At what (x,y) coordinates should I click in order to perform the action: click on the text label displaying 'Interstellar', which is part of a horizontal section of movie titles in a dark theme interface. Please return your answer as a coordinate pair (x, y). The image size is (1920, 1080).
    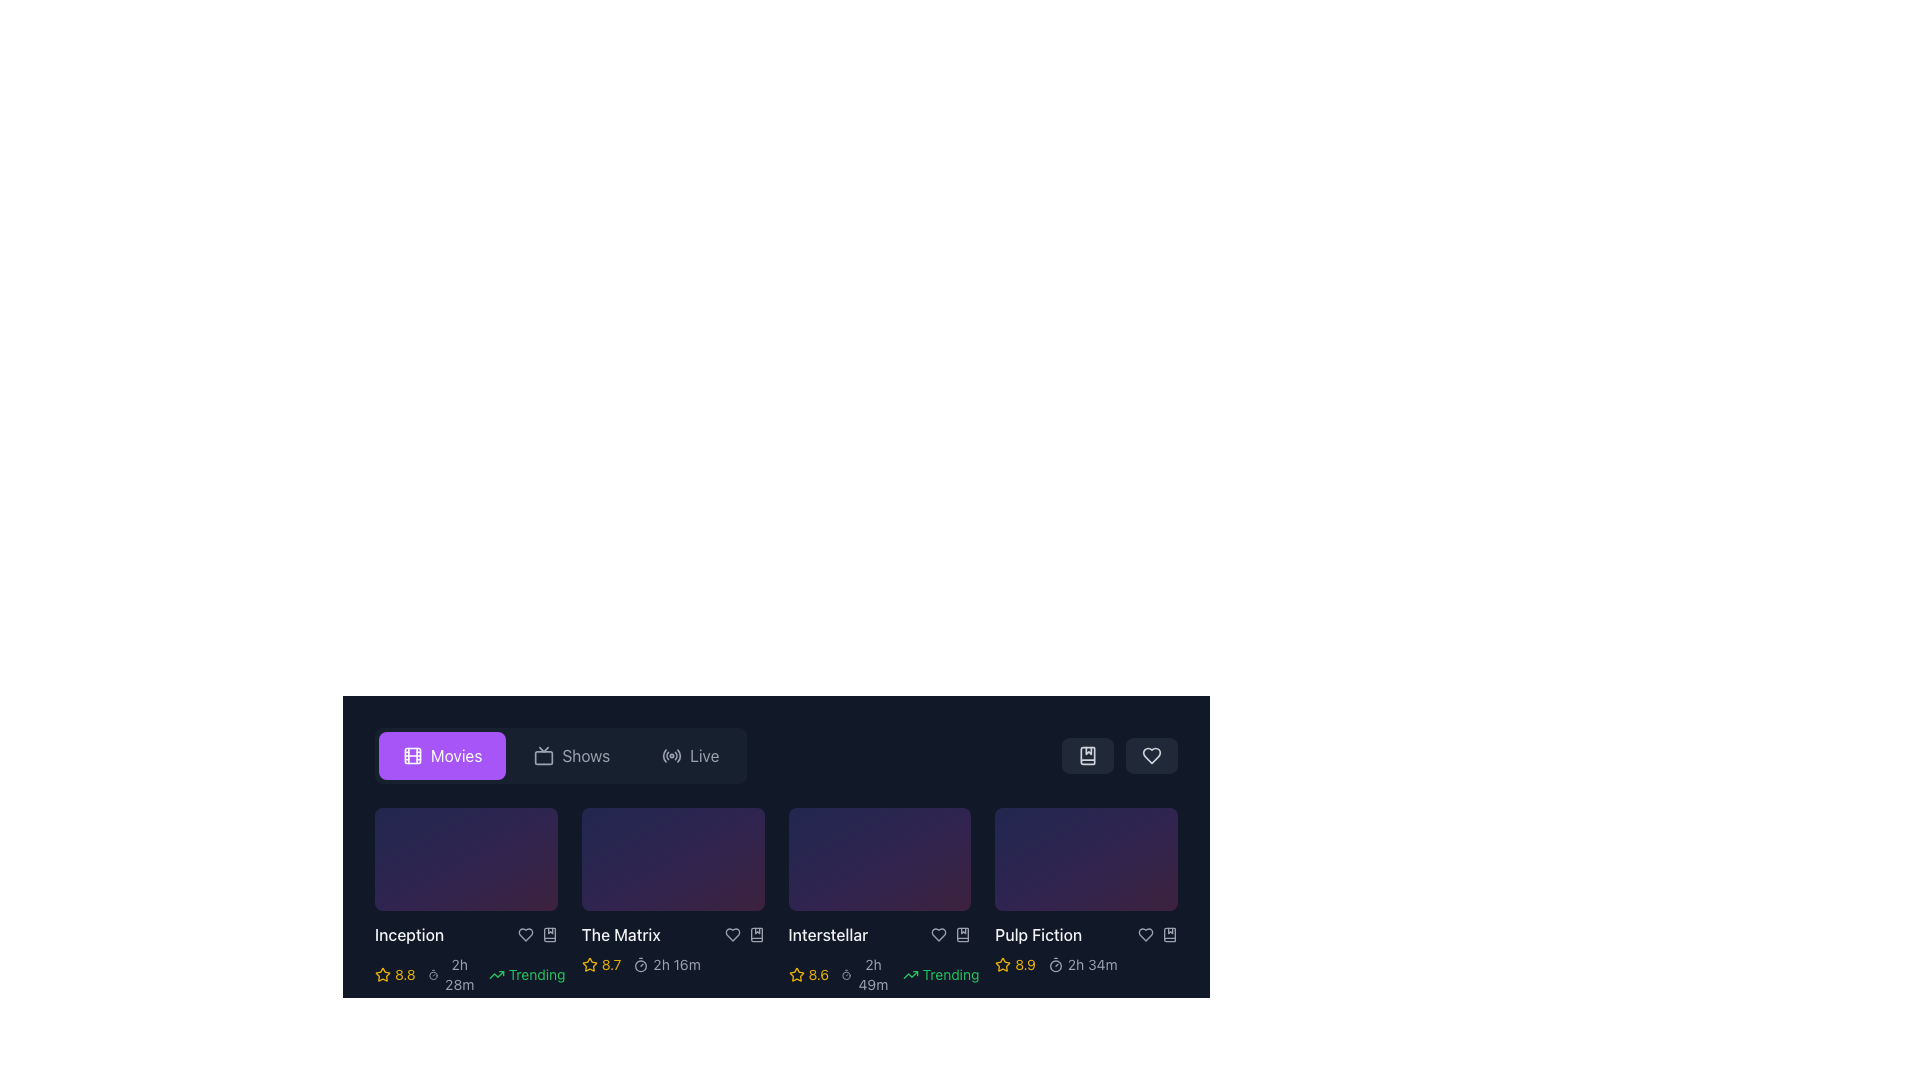
    Looking at the image, I should click on (828, 934).